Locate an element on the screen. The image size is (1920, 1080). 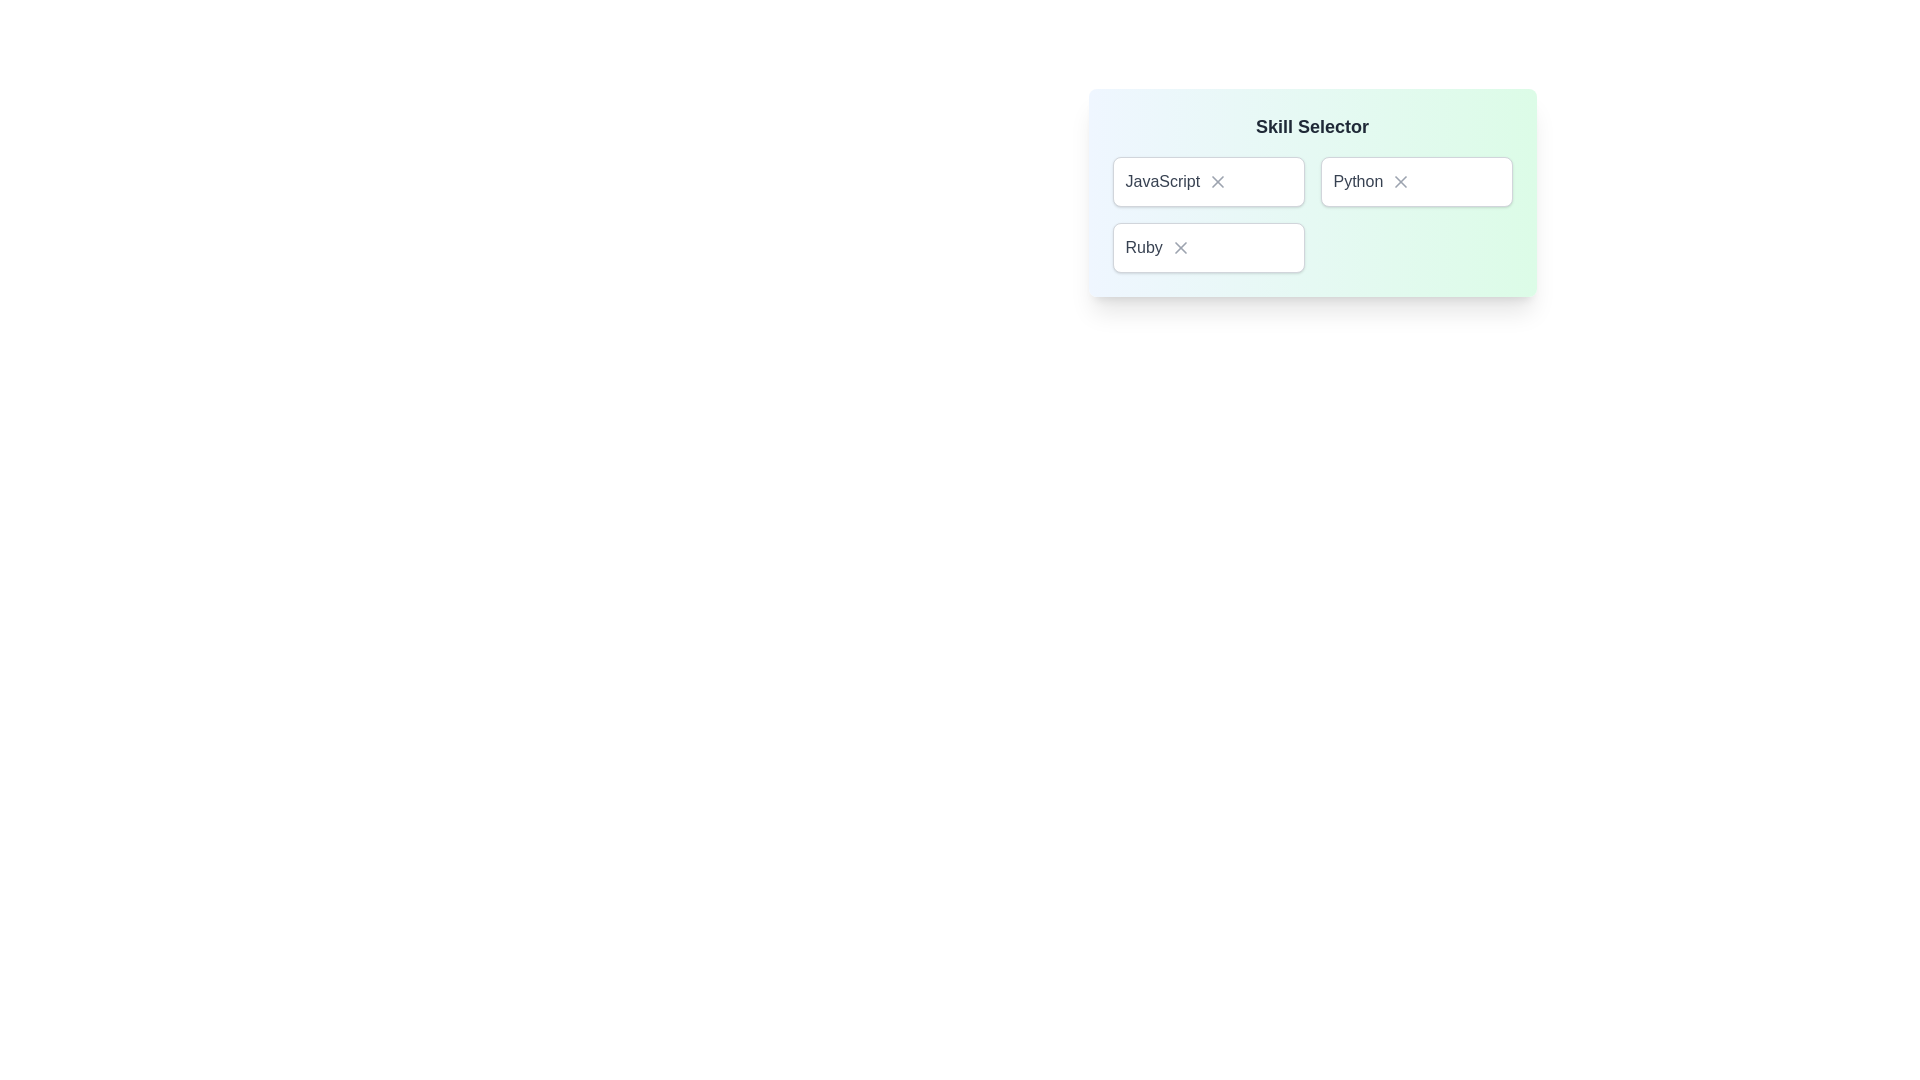
the chip labeled JavaScript is located at coordinates (1207, 181).